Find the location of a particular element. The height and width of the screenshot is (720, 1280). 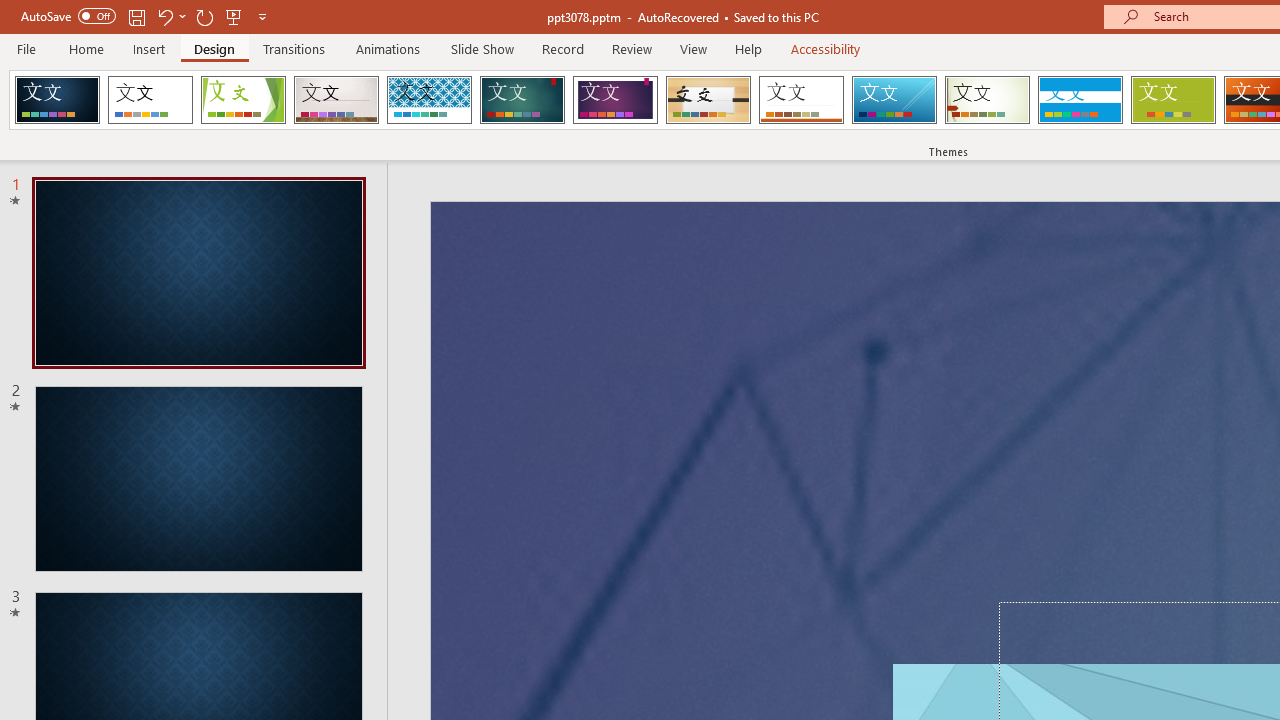

'Damask' is located at coordinates (57, 100).